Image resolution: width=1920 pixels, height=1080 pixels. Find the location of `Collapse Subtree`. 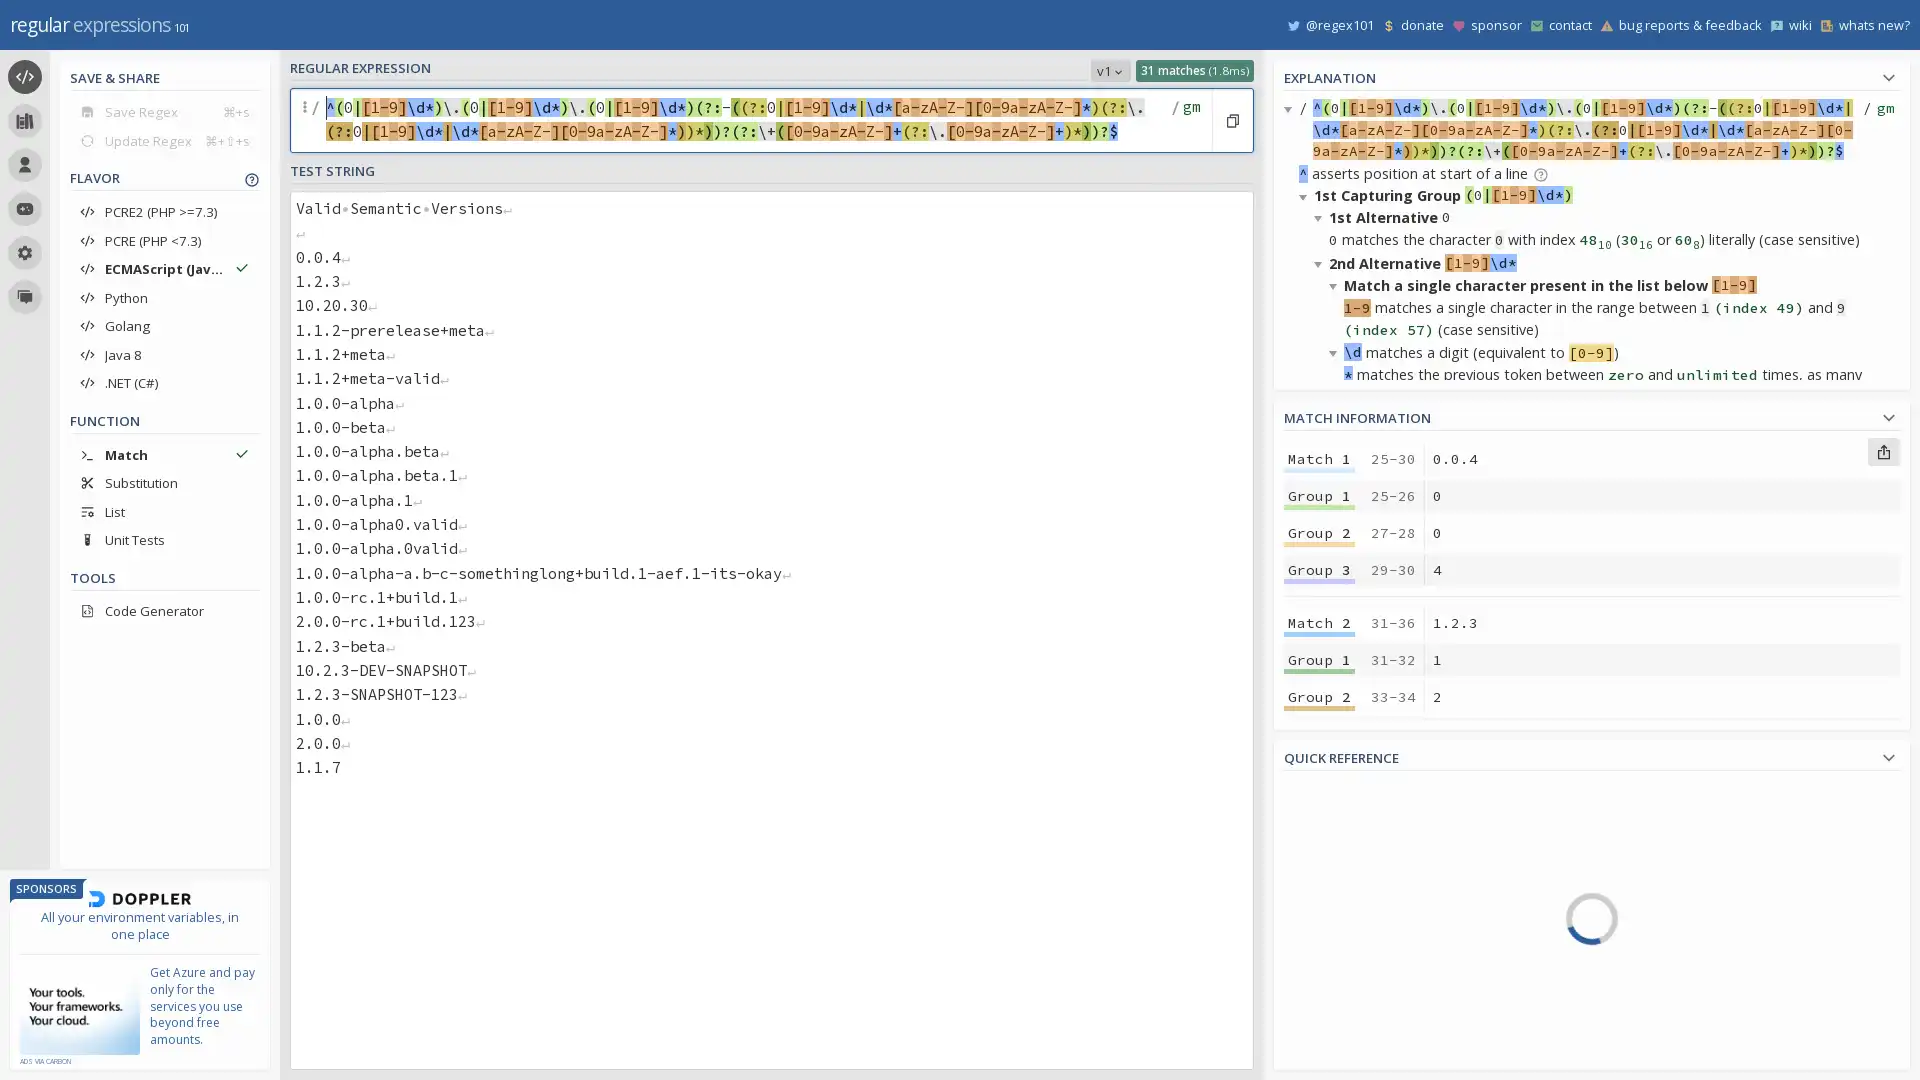

Collapse Subtree is located at coordinates (1336, 849).